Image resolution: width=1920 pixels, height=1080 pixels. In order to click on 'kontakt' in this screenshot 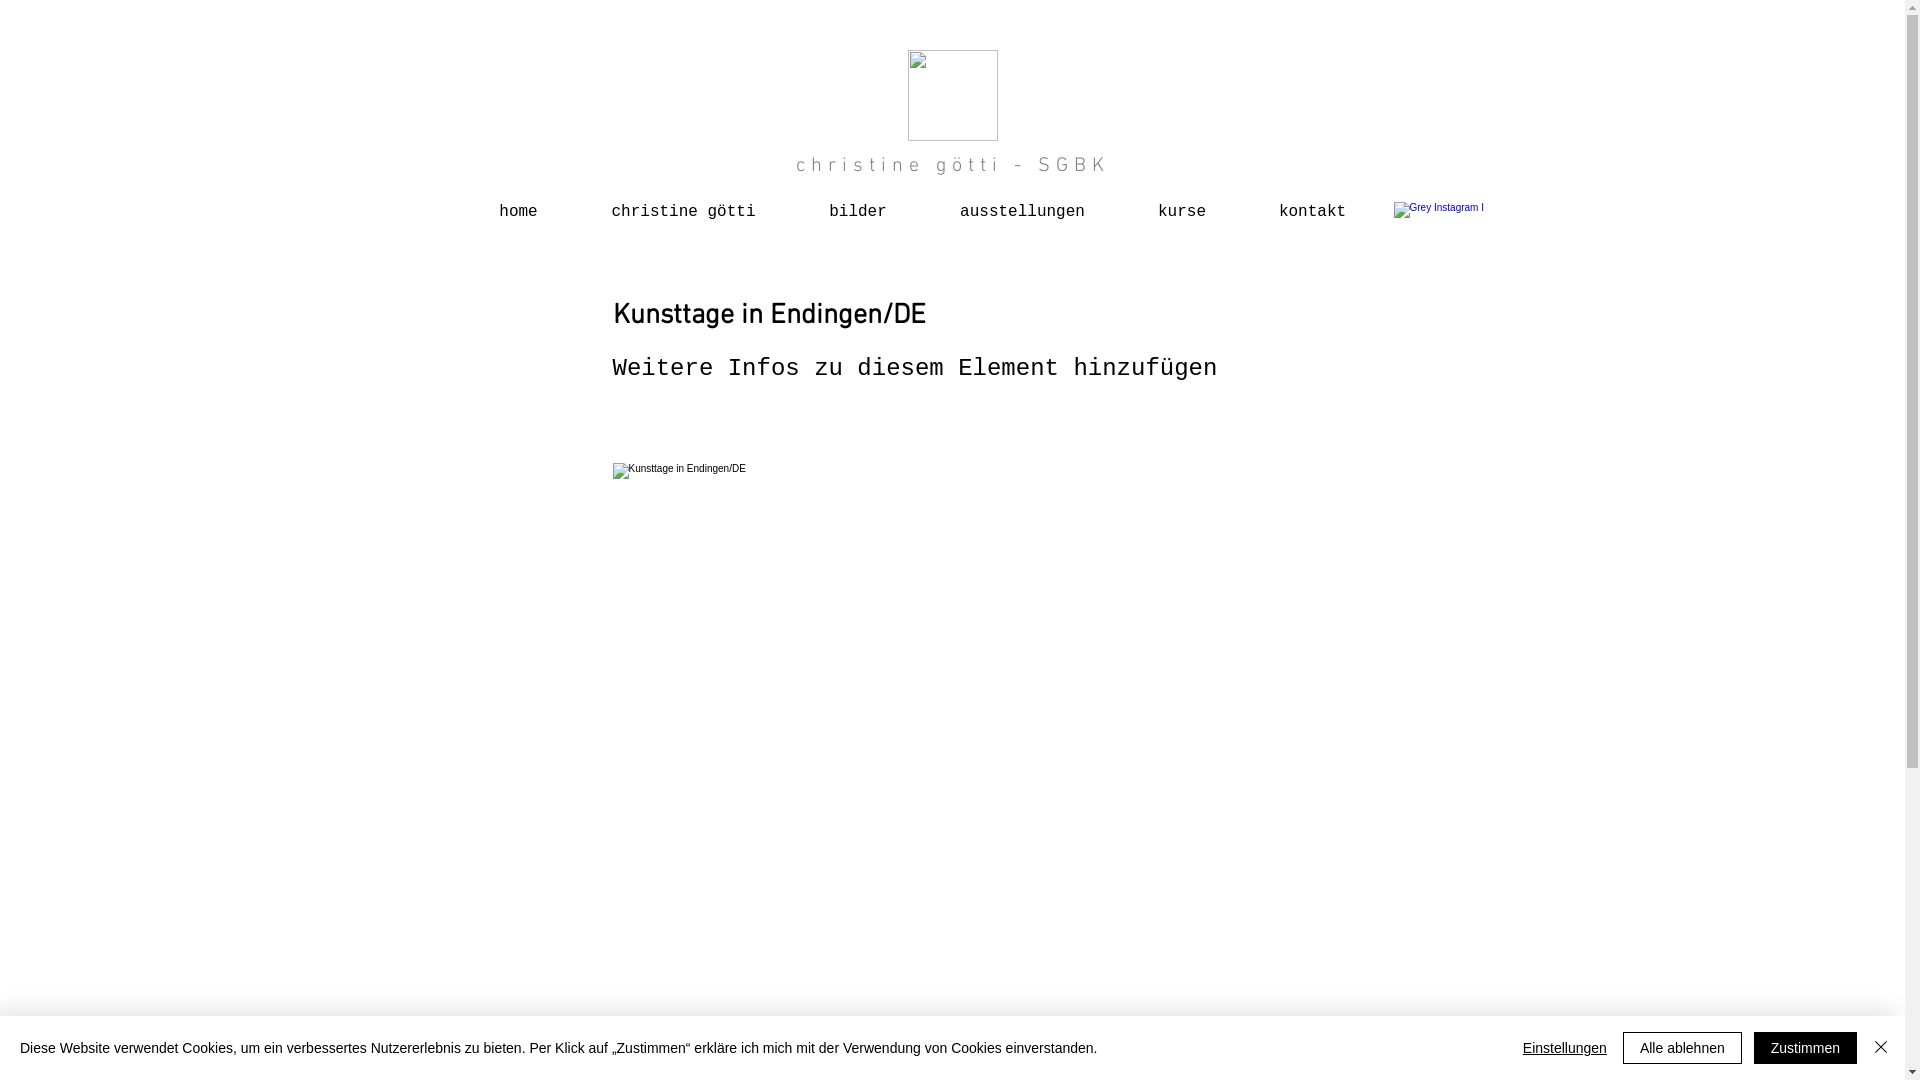, I will do `click(1311, 203)`.